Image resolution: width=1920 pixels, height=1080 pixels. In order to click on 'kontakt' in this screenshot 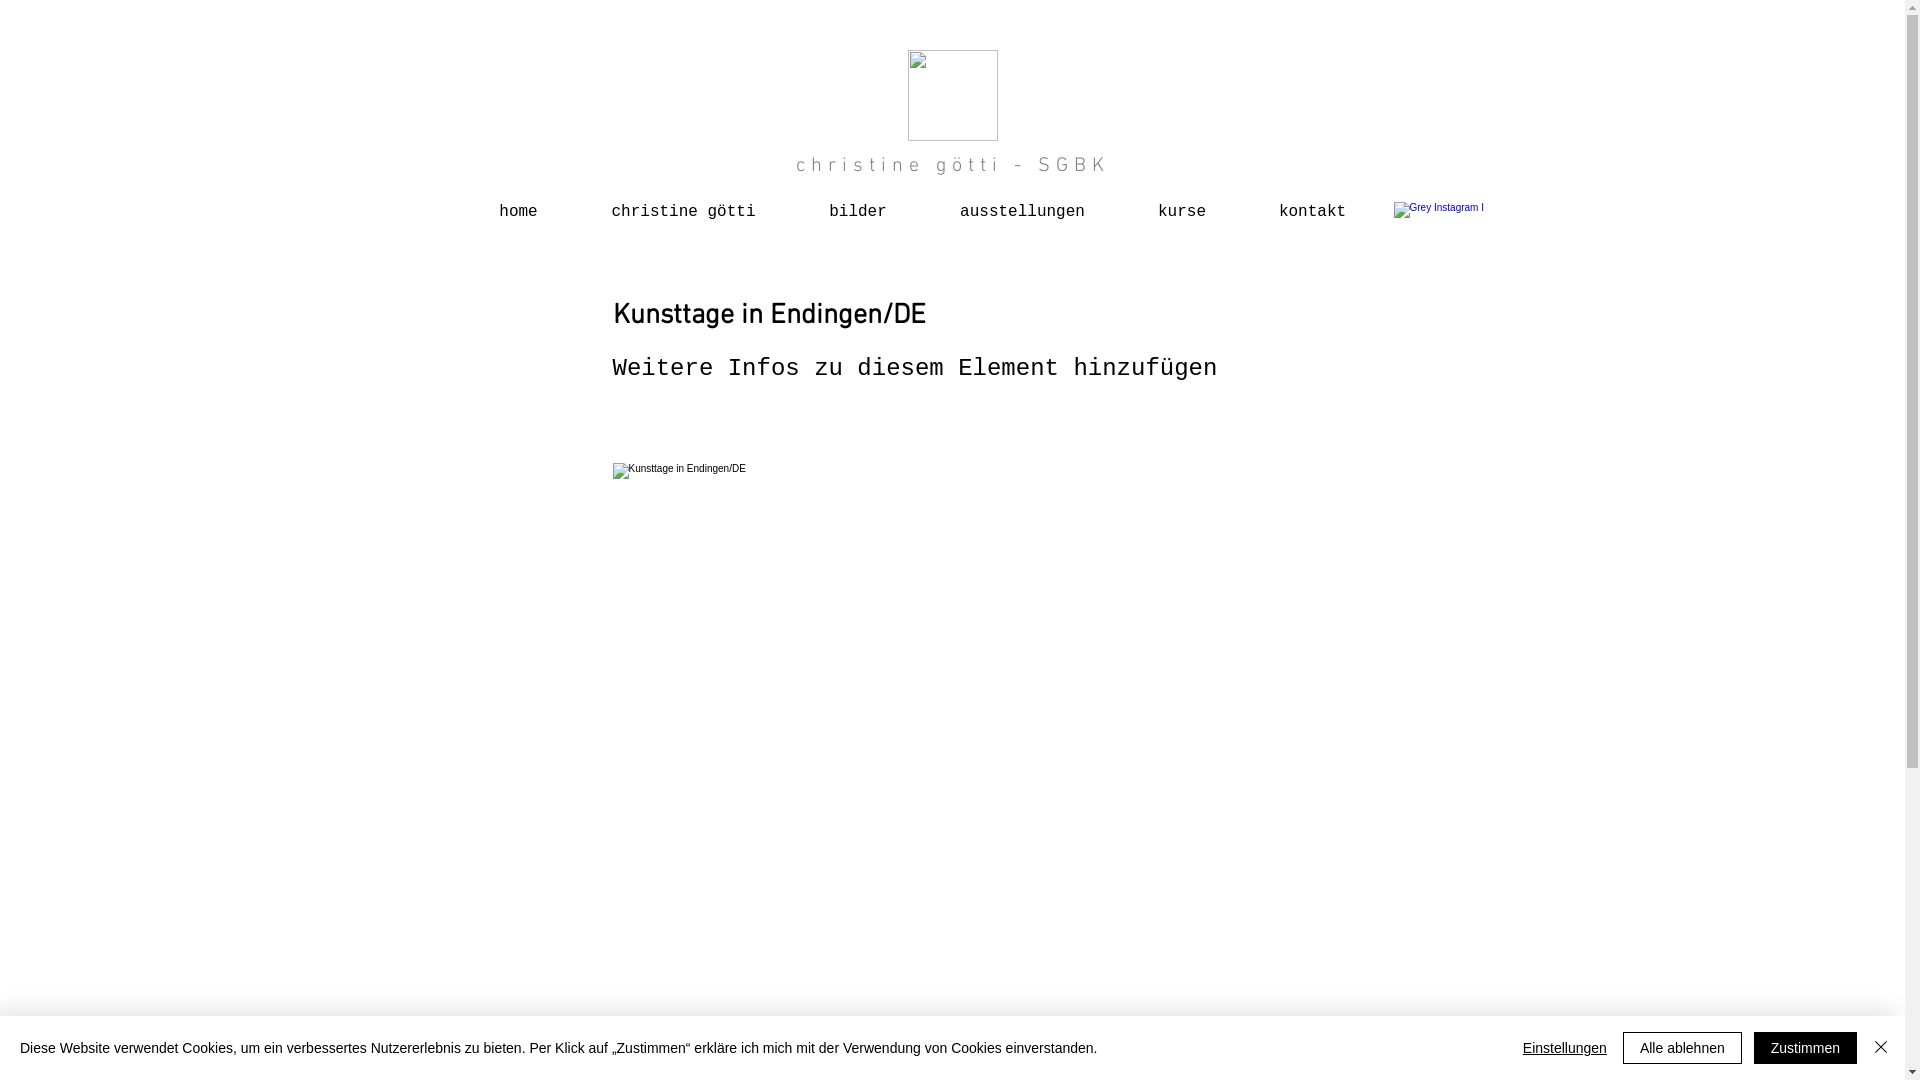, I will do `click(1311, 203)`.